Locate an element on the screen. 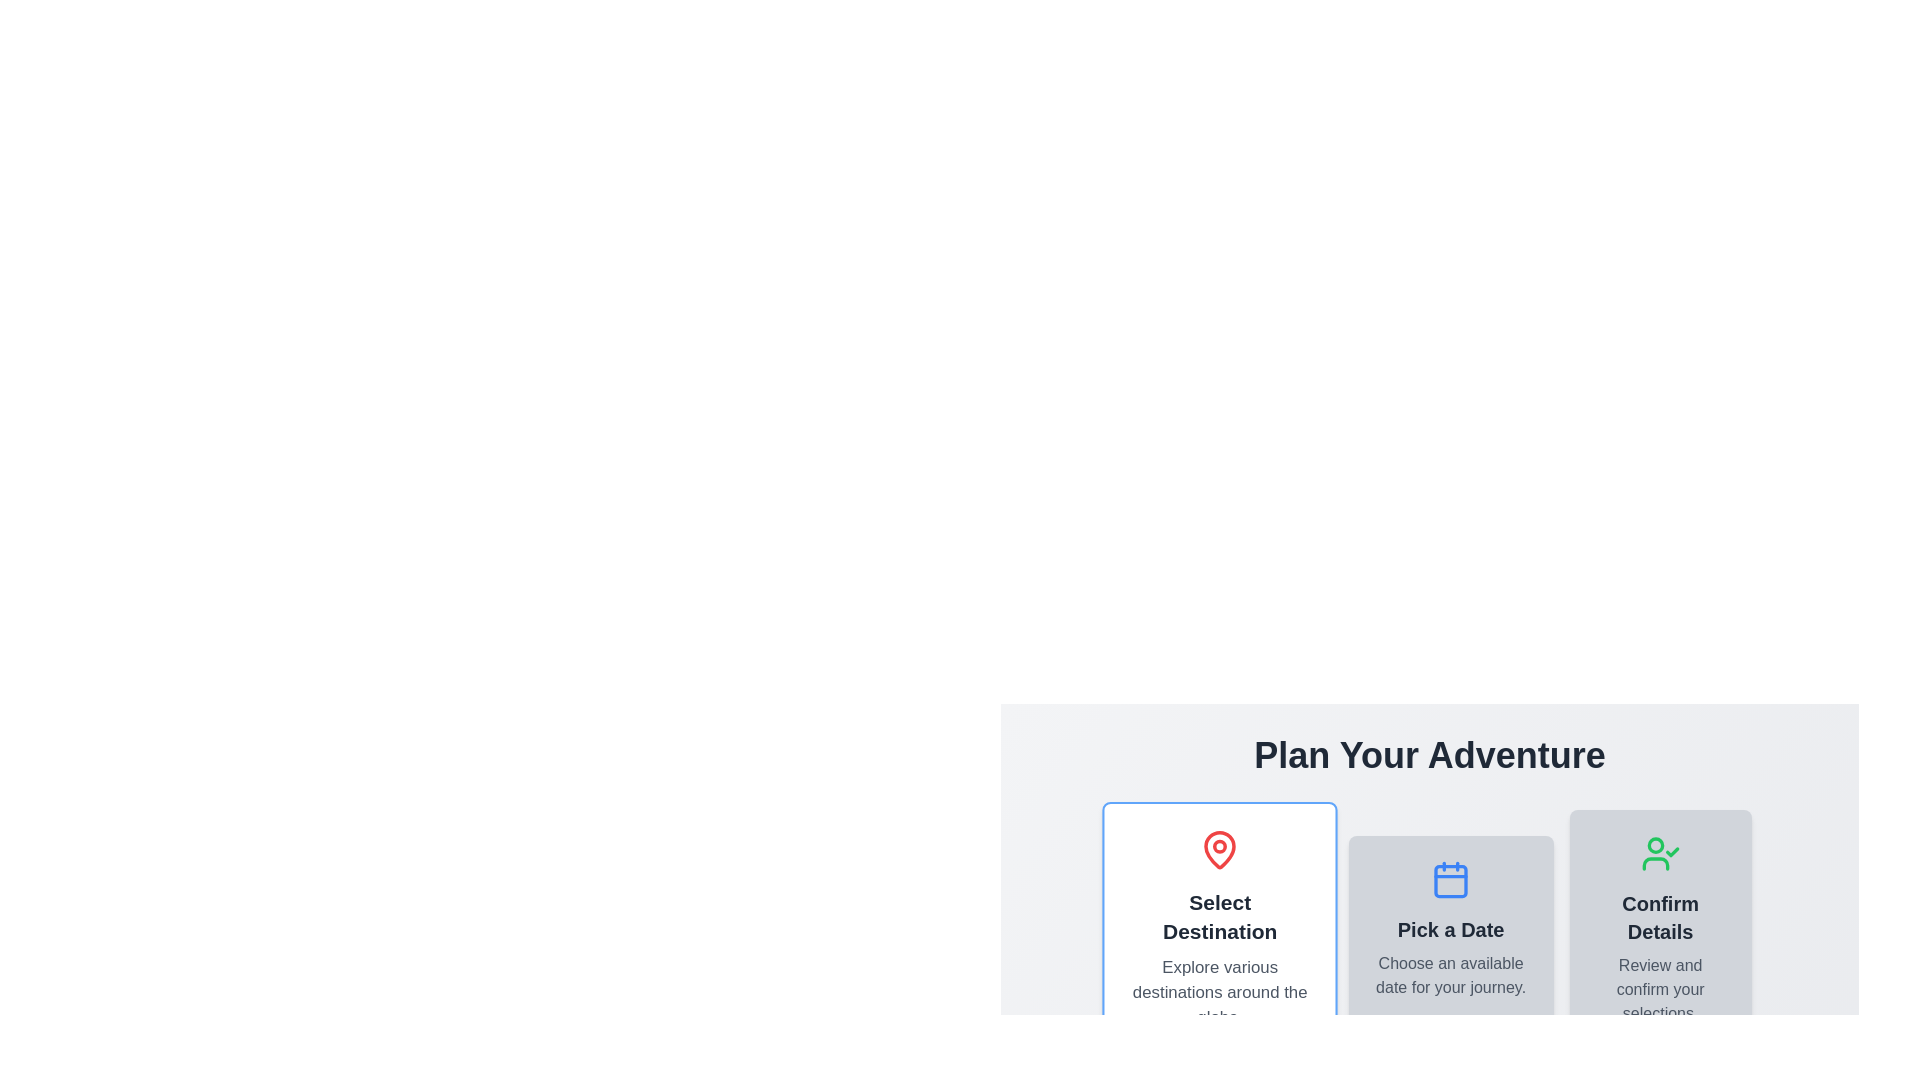 Image resolution: width=1920 pixels, height=1080 pixels. the red circular marker inside the map pin icon of the 'Select Destination' card in the 'Plan Your Adventure' section is located at coordinates (1219, 846).